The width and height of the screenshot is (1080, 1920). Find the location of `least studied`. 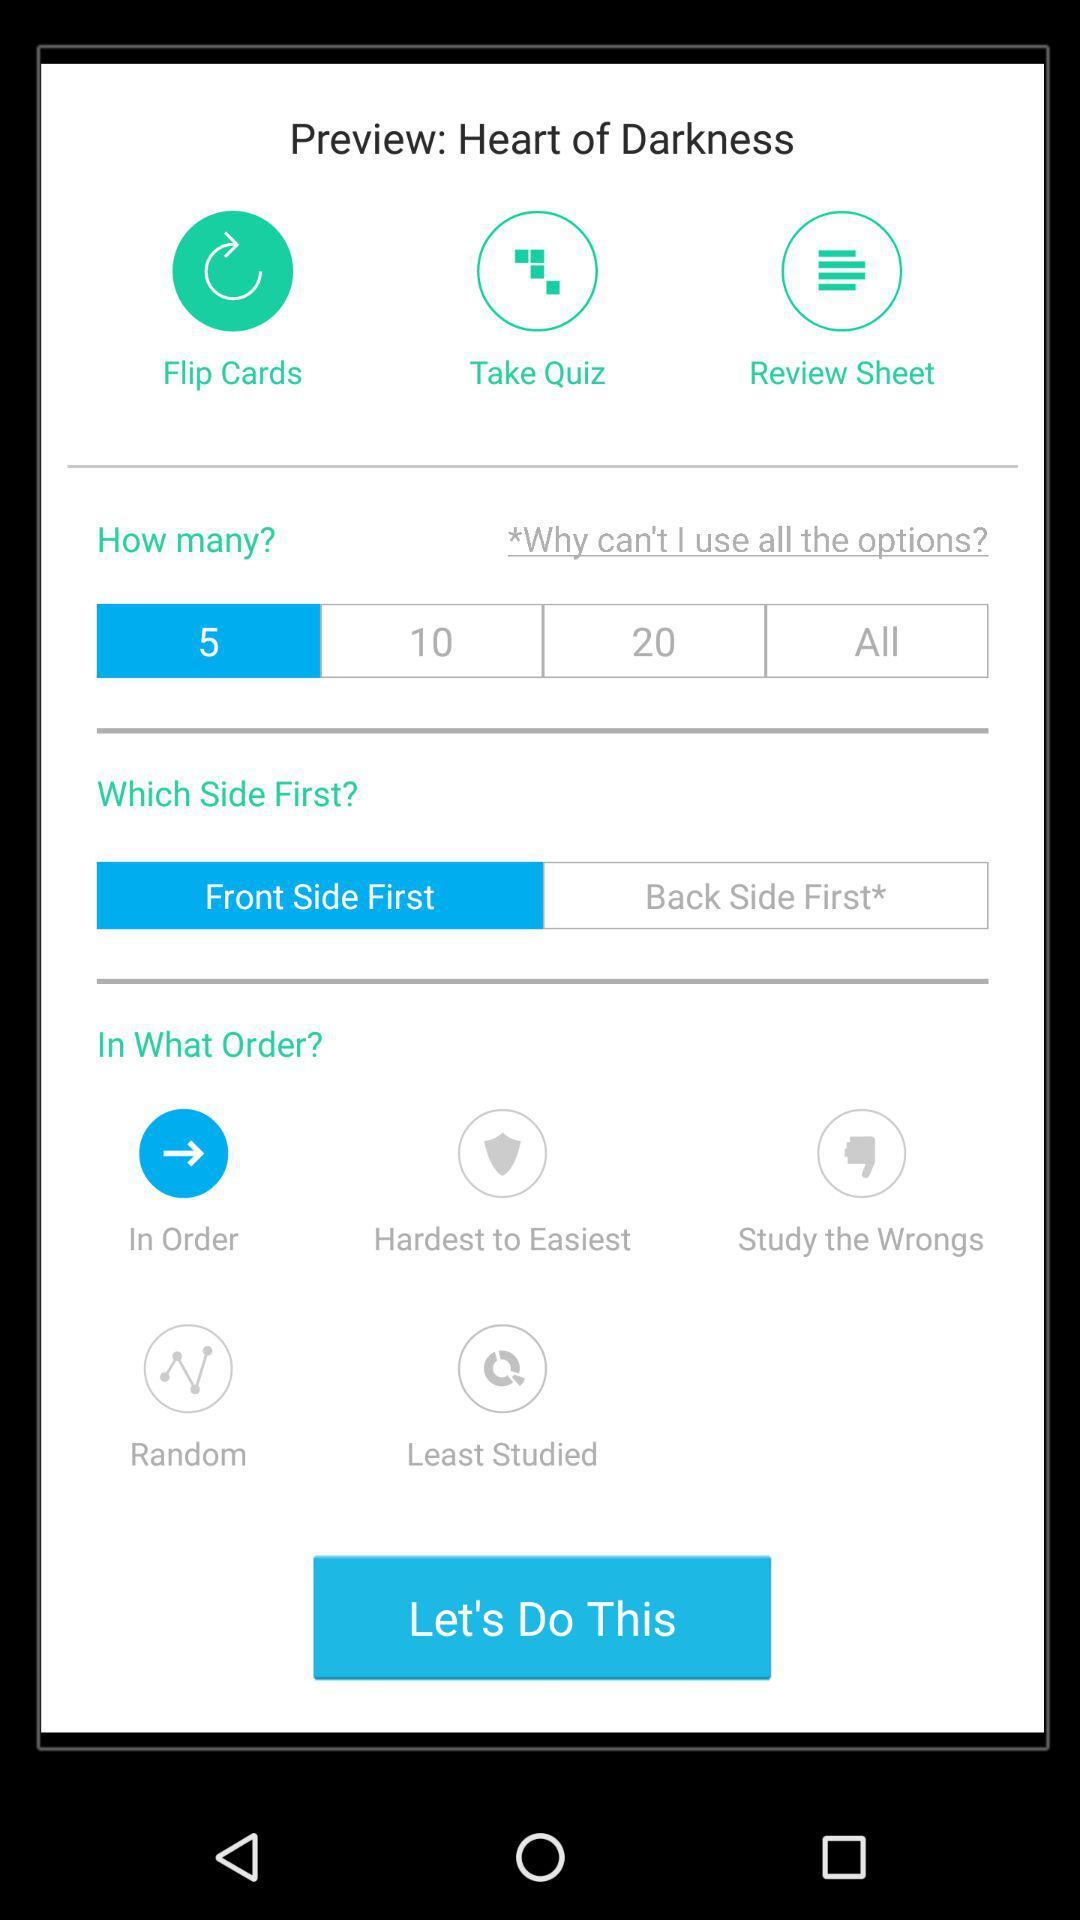

least studied is located at coordinates (501, 1367).